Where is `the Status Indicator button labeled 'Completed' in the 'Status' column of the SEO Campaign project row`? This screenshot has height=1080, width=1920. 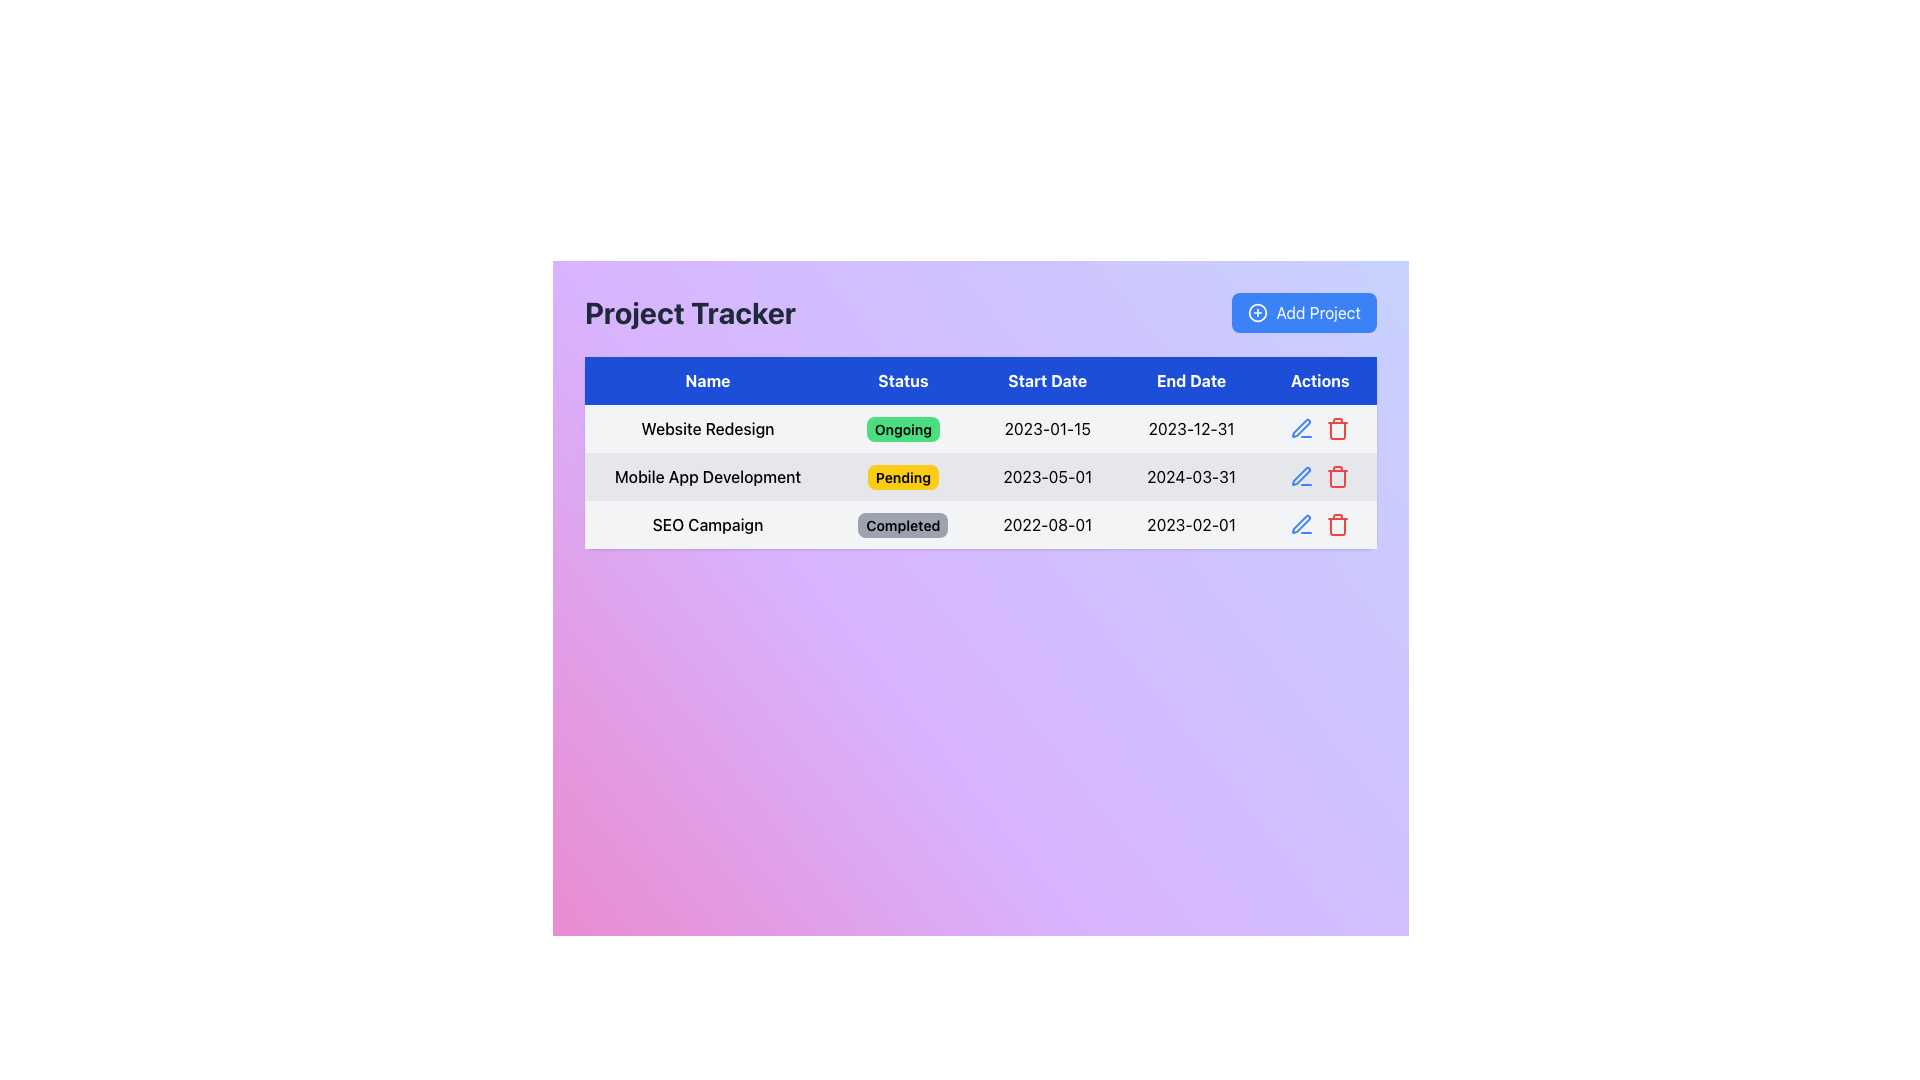 the Status Indicator button labeled 'Completed' in the 'Status' column of the SEO Campaign project row is located at coordinates (902, 523).